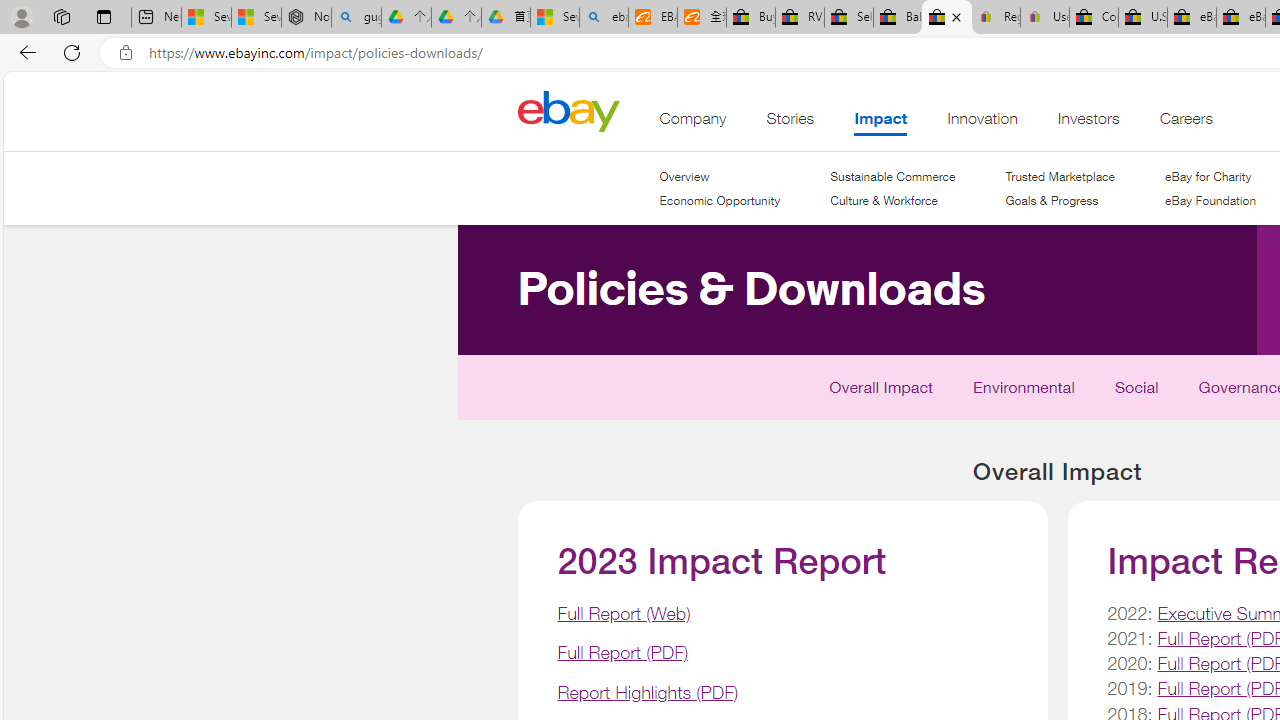 Image resolution: width=1280 pixels, height=720 pixels. What do you see at coordinates (1209, 176) in the screenshot?
I see `'eBay for Charity'` at bounding box center [1209, 176].